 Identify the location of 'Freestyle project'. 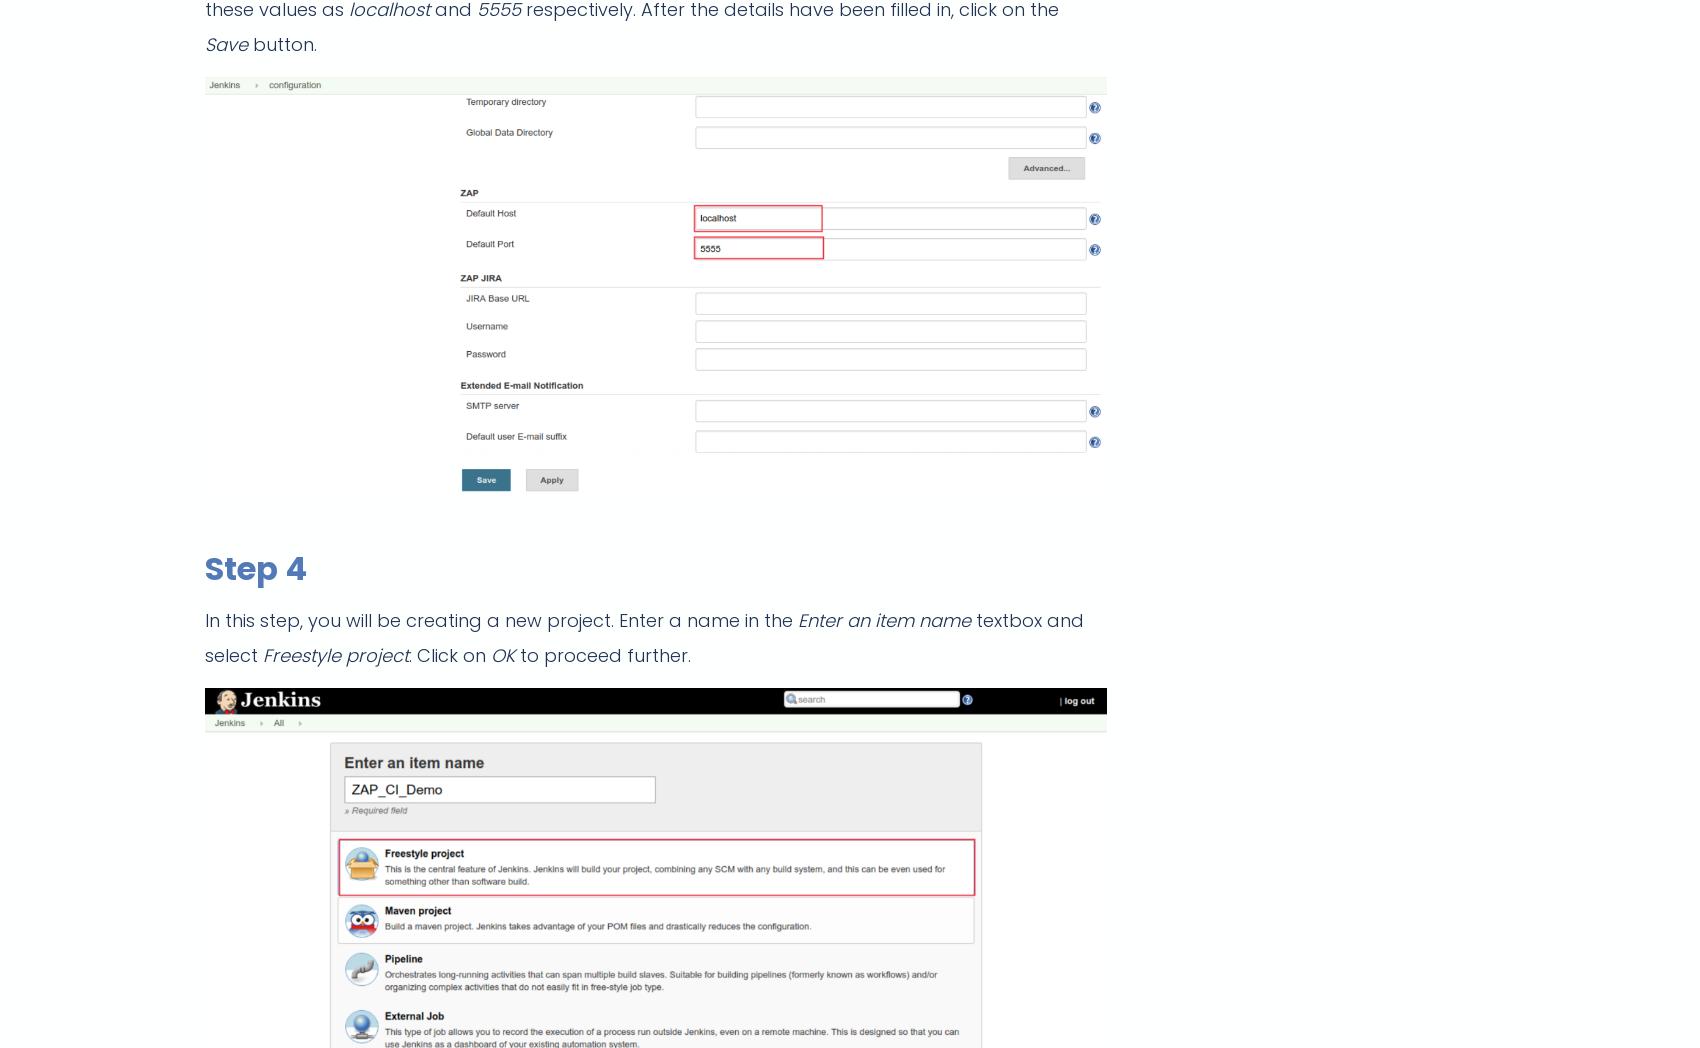
(262, 654).